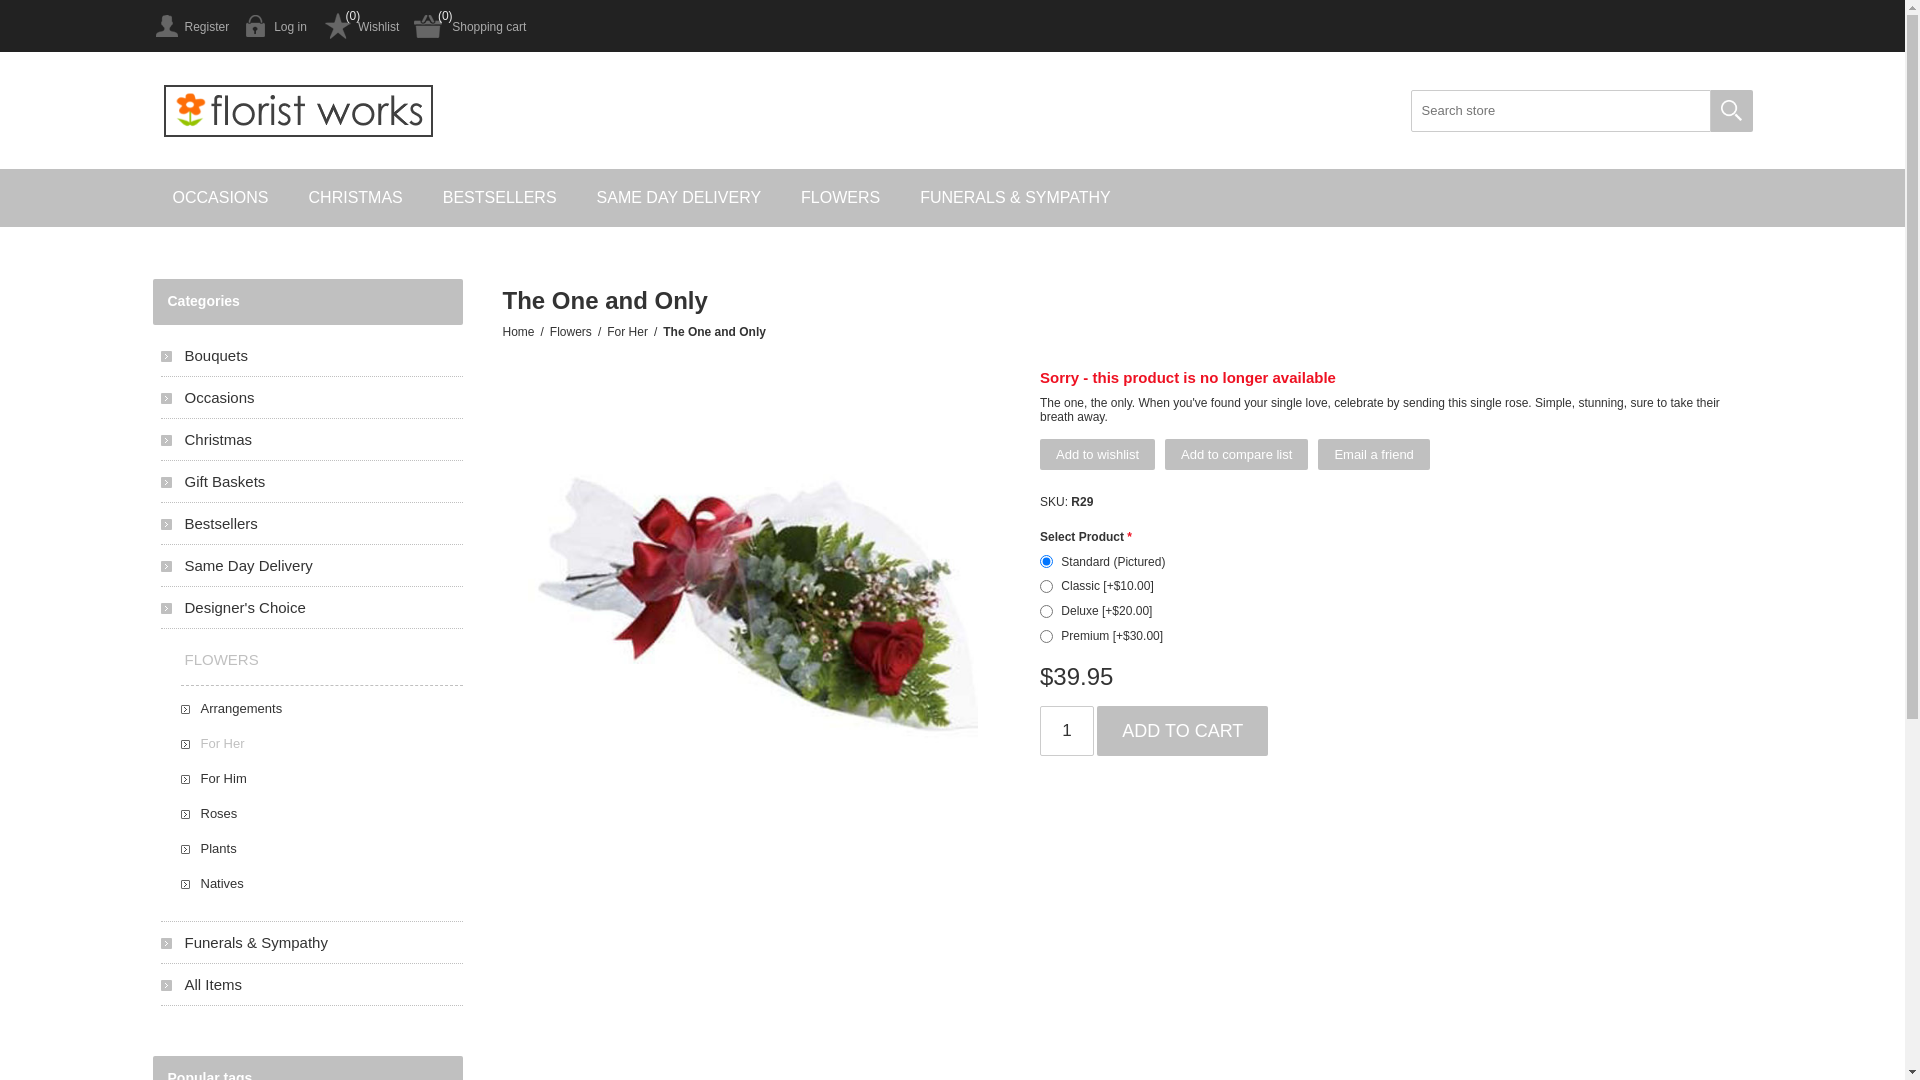 The height and width of the screenshot is (1080, 1920). I want to click on 'Plants', so click(321, 848).